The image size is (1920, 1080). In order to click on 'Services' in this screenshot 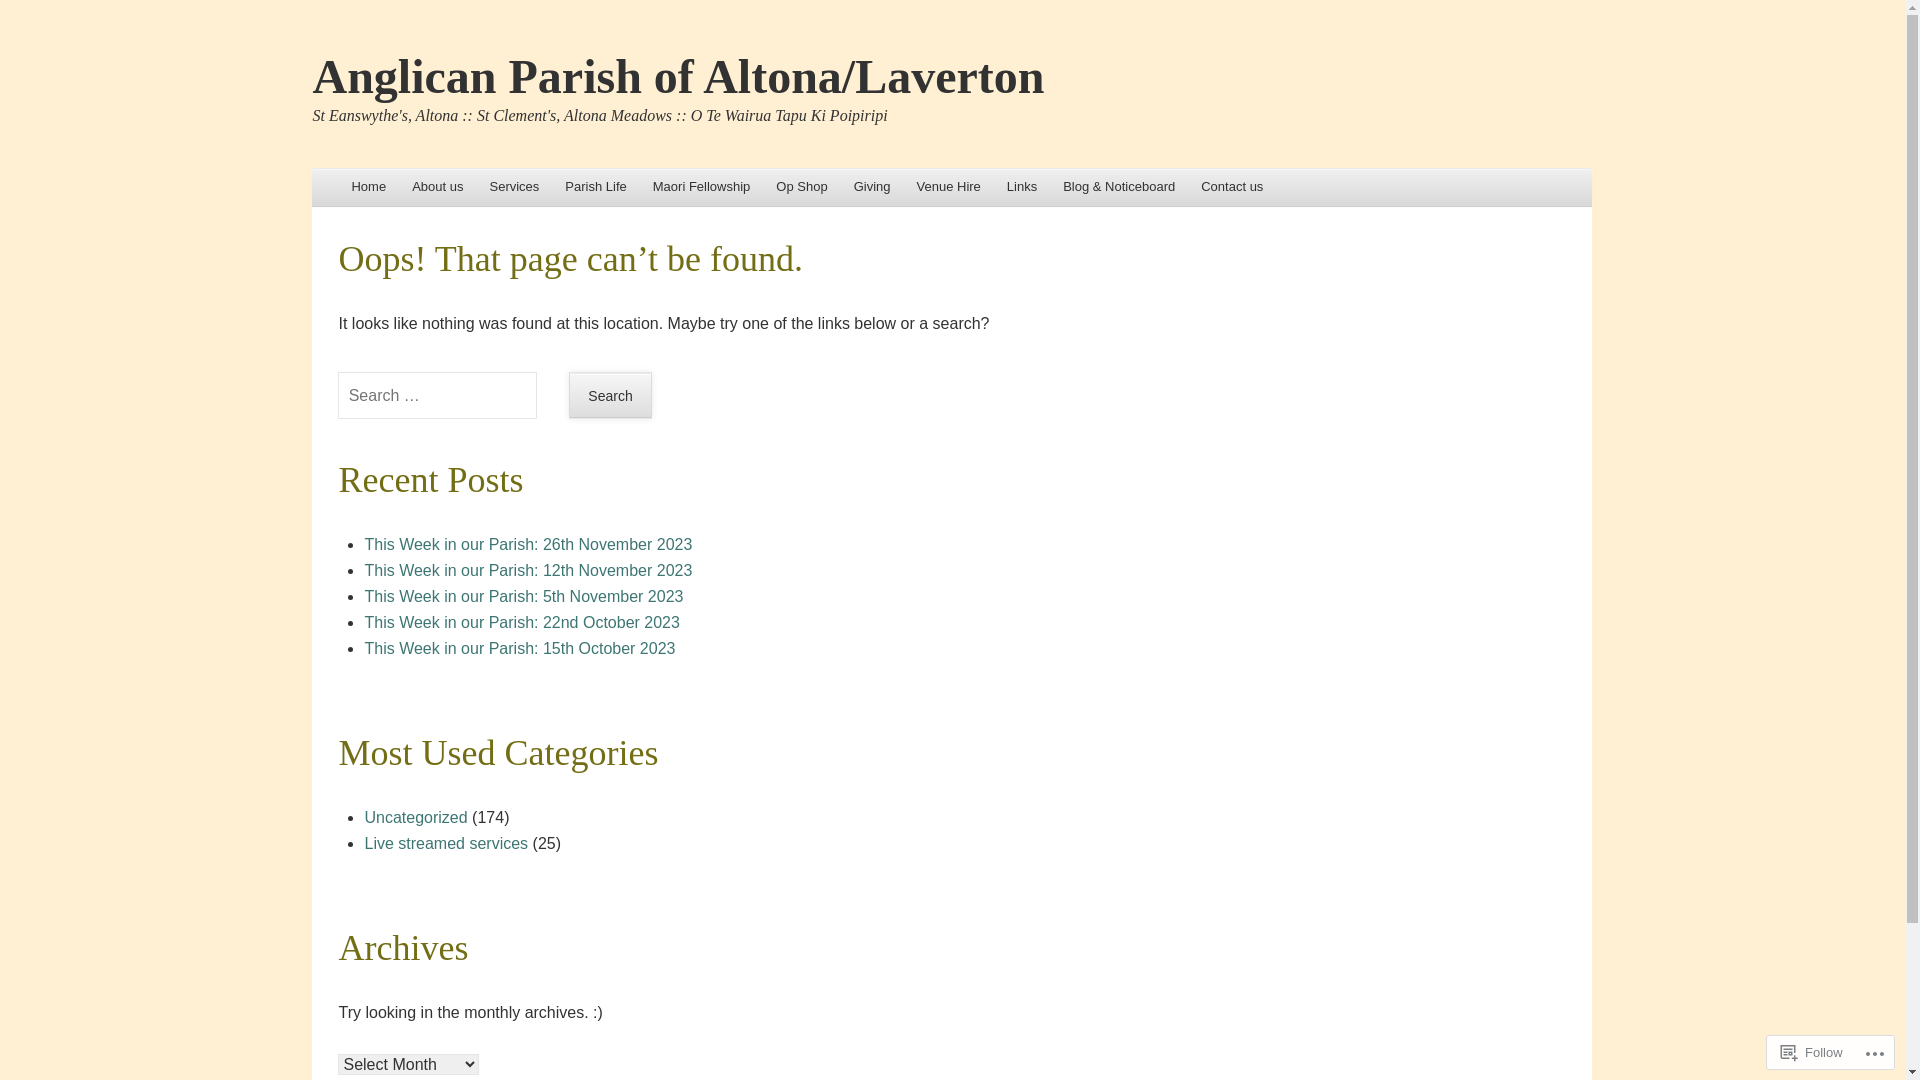, I will do `click(474, 187)`.